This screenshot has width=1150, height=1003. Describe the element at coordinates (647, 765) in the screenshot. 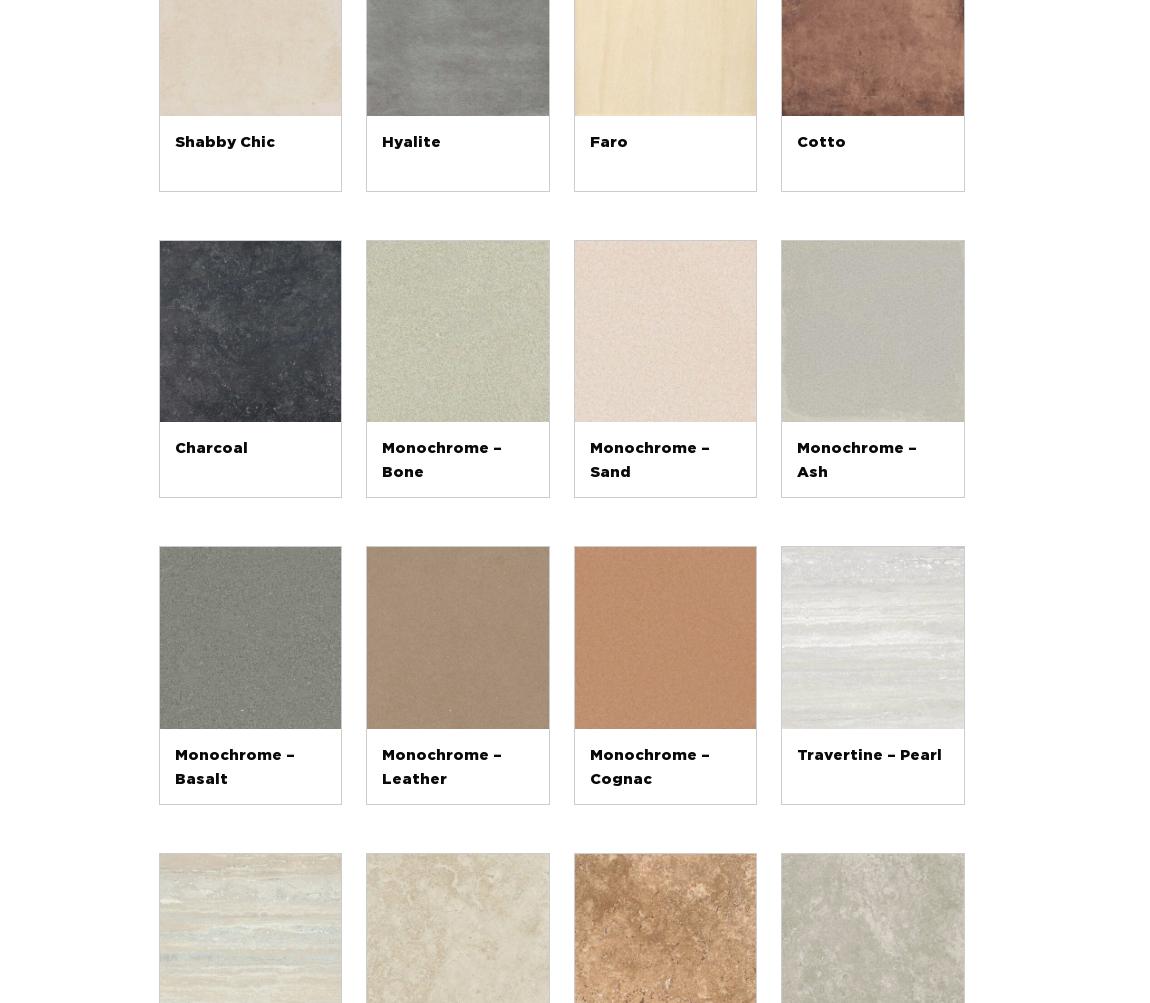

I see `'Monochrome – Cognac'` at that location.